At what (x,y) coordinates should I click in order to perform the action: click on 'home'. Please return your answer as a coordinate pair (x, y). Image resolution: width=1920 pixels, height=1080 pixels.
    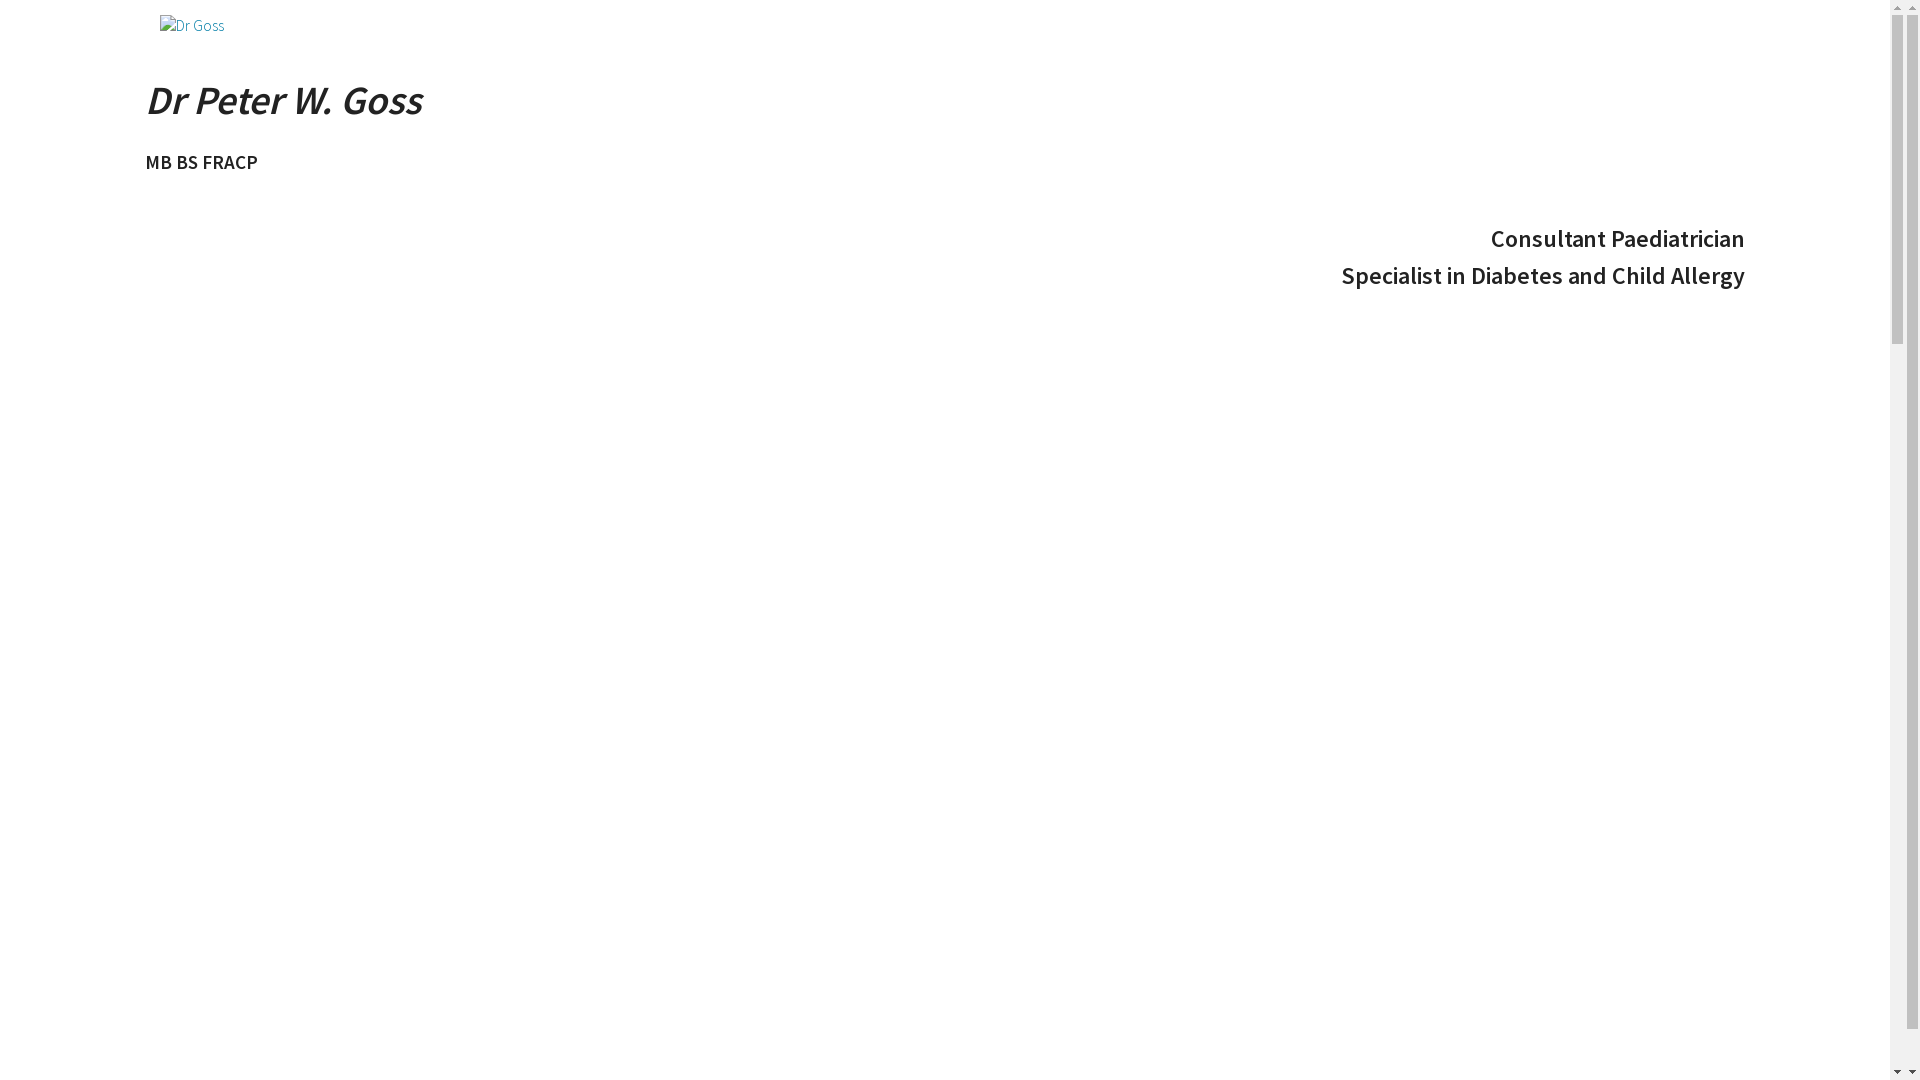
    Looking at the image, I should click on (143, 24).